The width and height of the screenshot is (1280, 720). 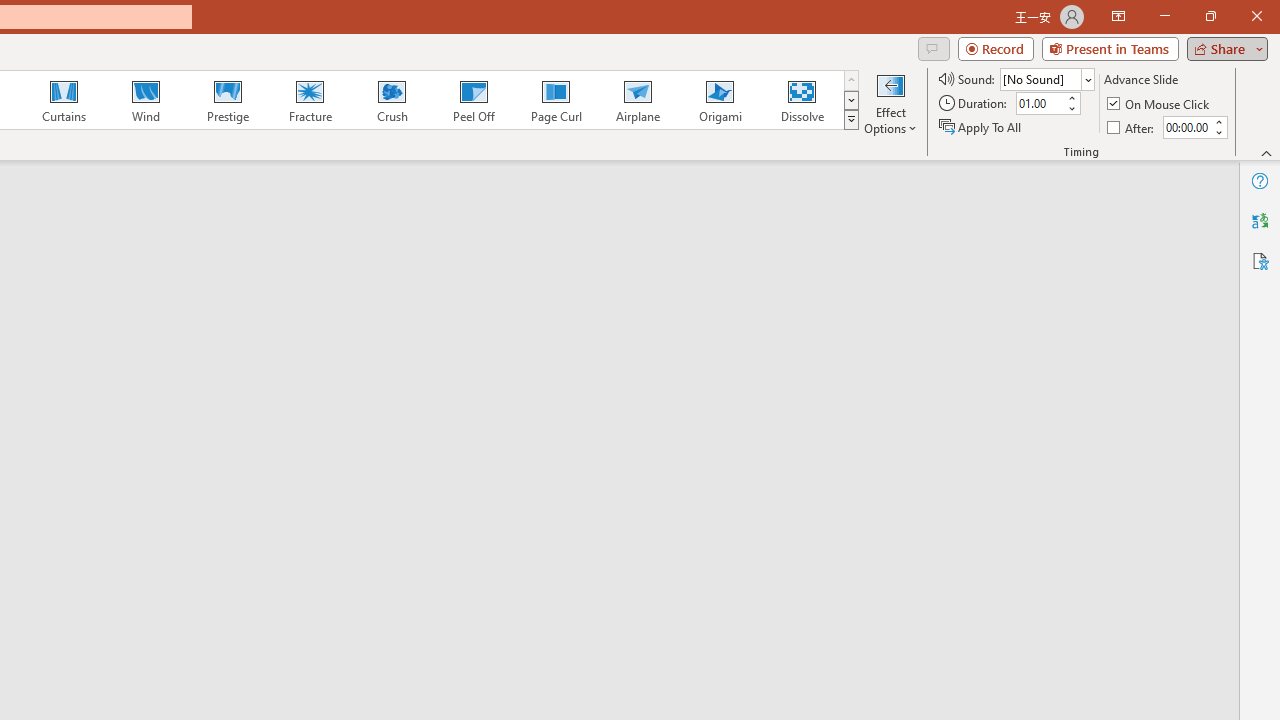 I want to click on 'Origami', so click(x=720, y=100).